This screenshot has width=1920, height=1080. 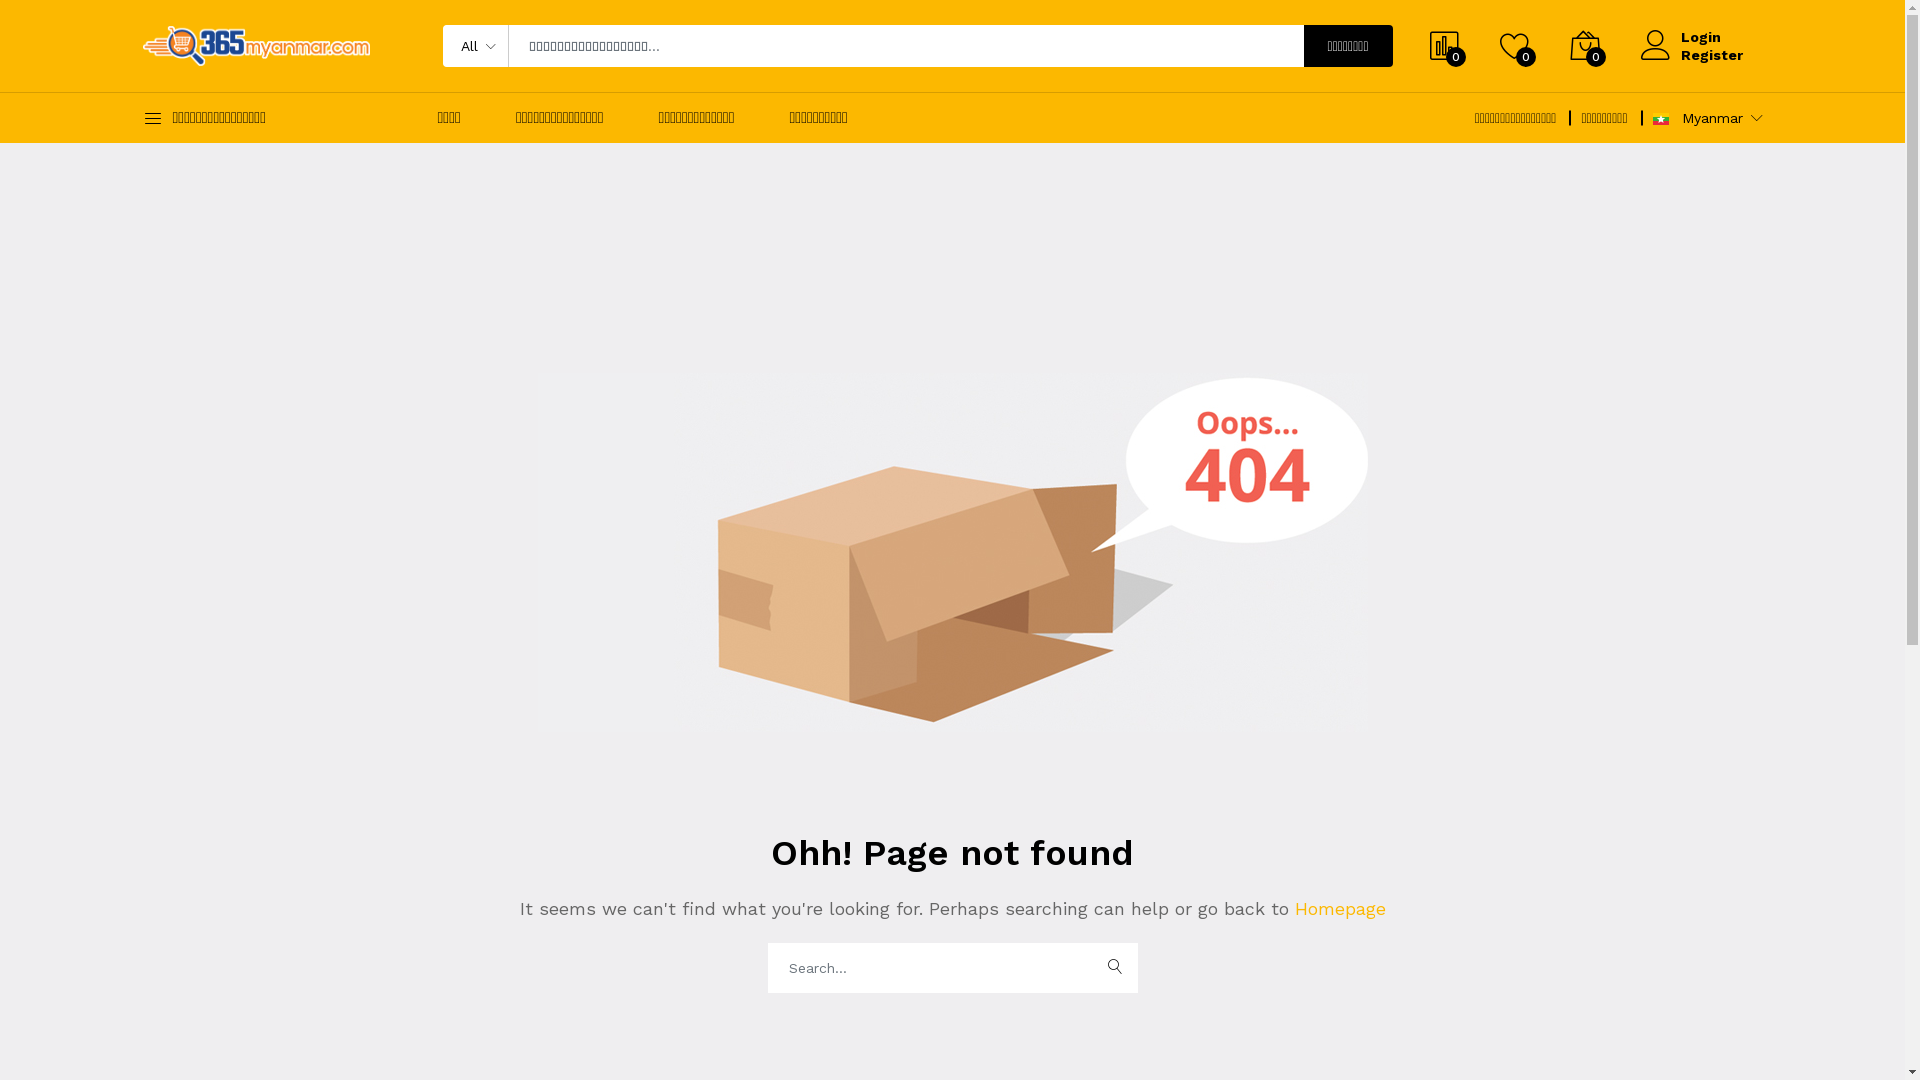 I want to click on 'Homepage', so click(x=1336, y=908).